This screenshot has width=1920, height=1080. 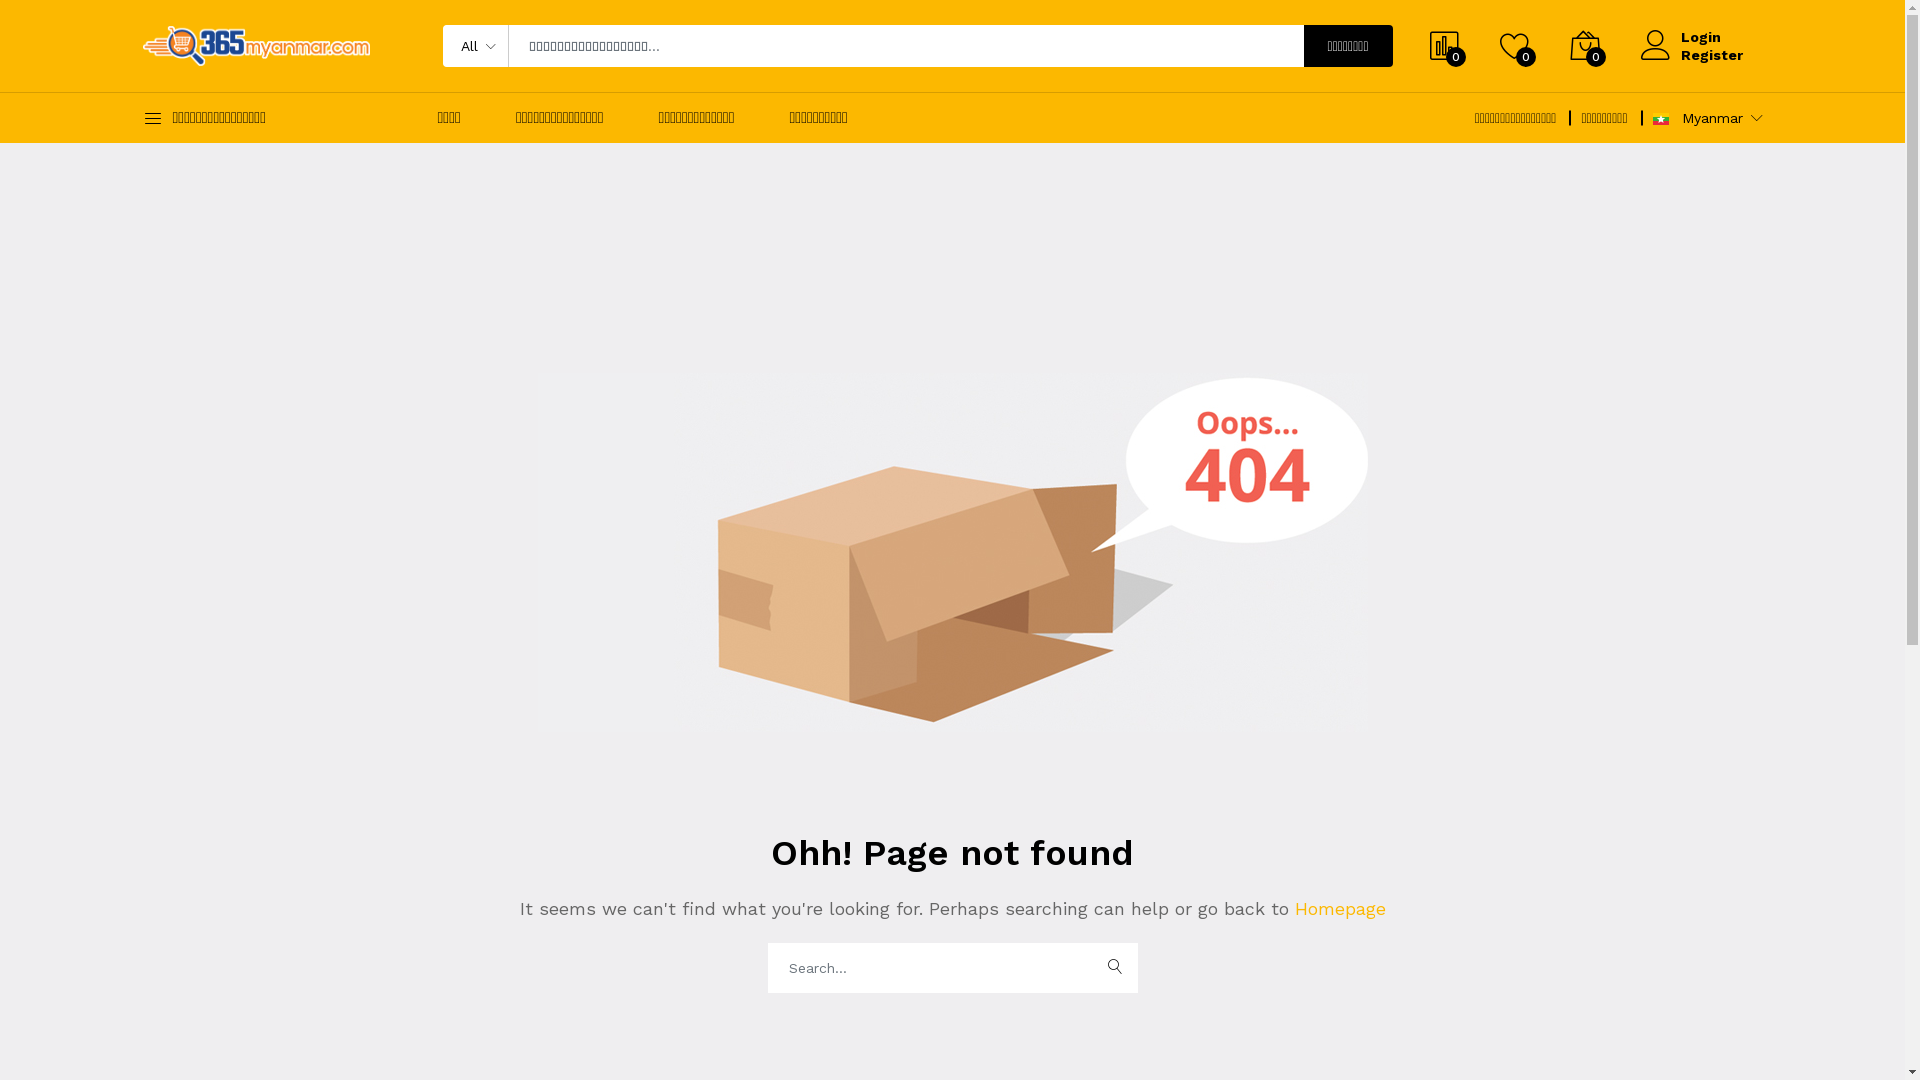 I want to click on 'Homepage', so click(x=1336, y=908).